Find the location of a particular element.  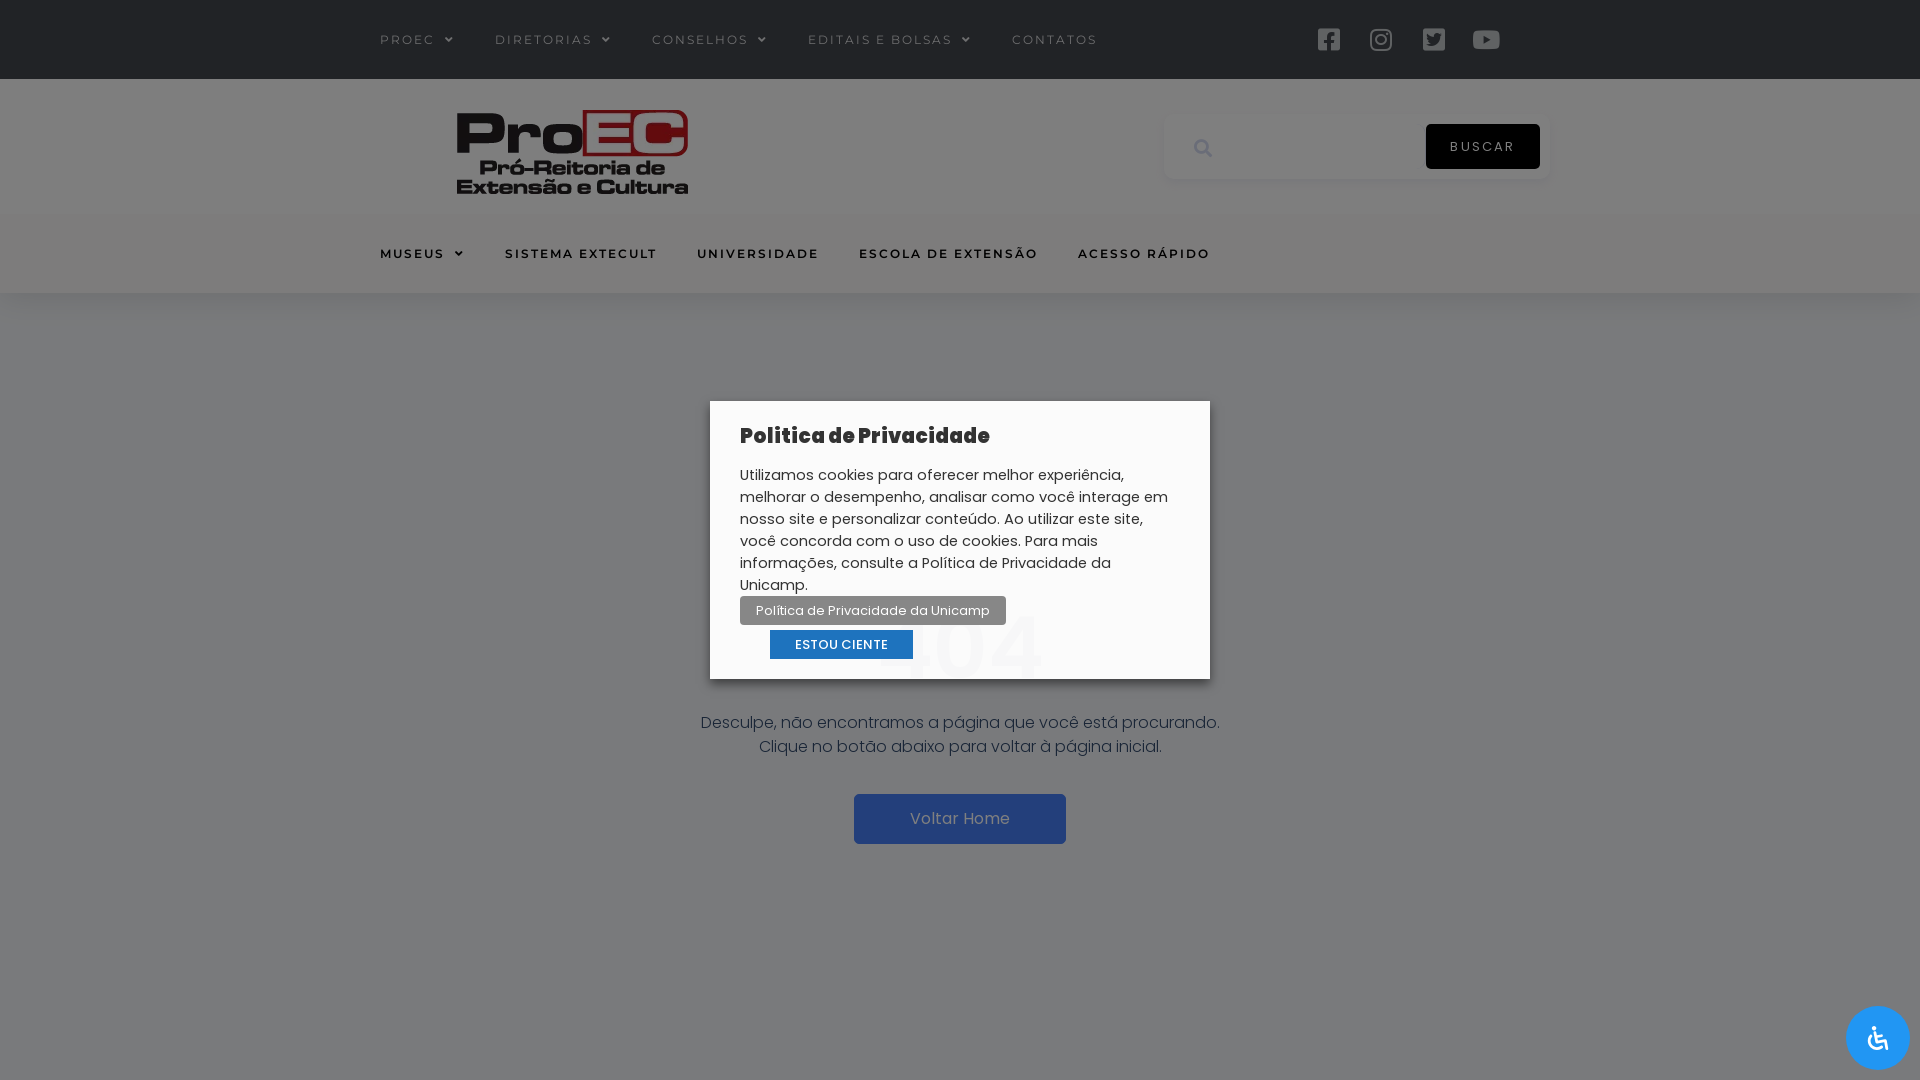

'Voltar Home' is located at coordinates (854, 818).